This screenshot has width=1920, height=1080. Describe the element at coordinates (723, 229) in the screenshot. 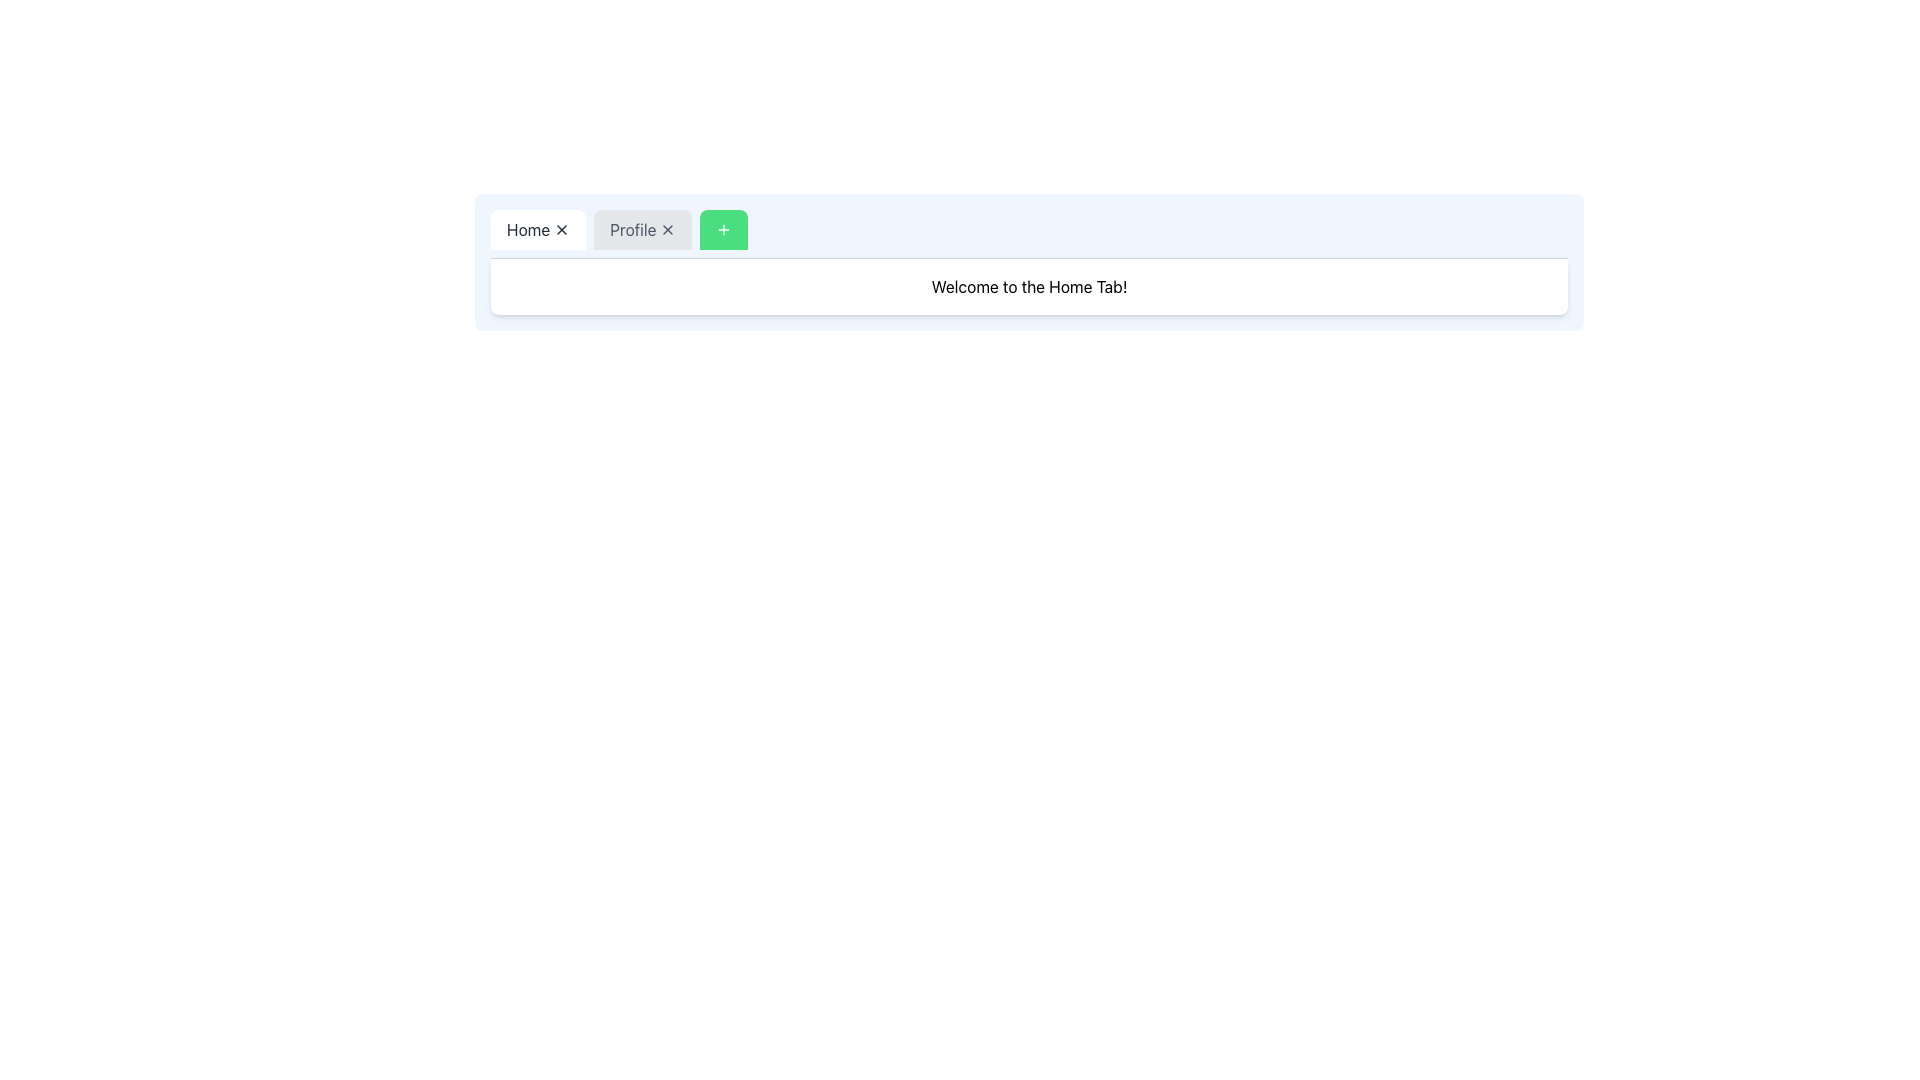

I see `the icon within the green button located at the far-right end of the top navigation bar to initiate an action` at that location.